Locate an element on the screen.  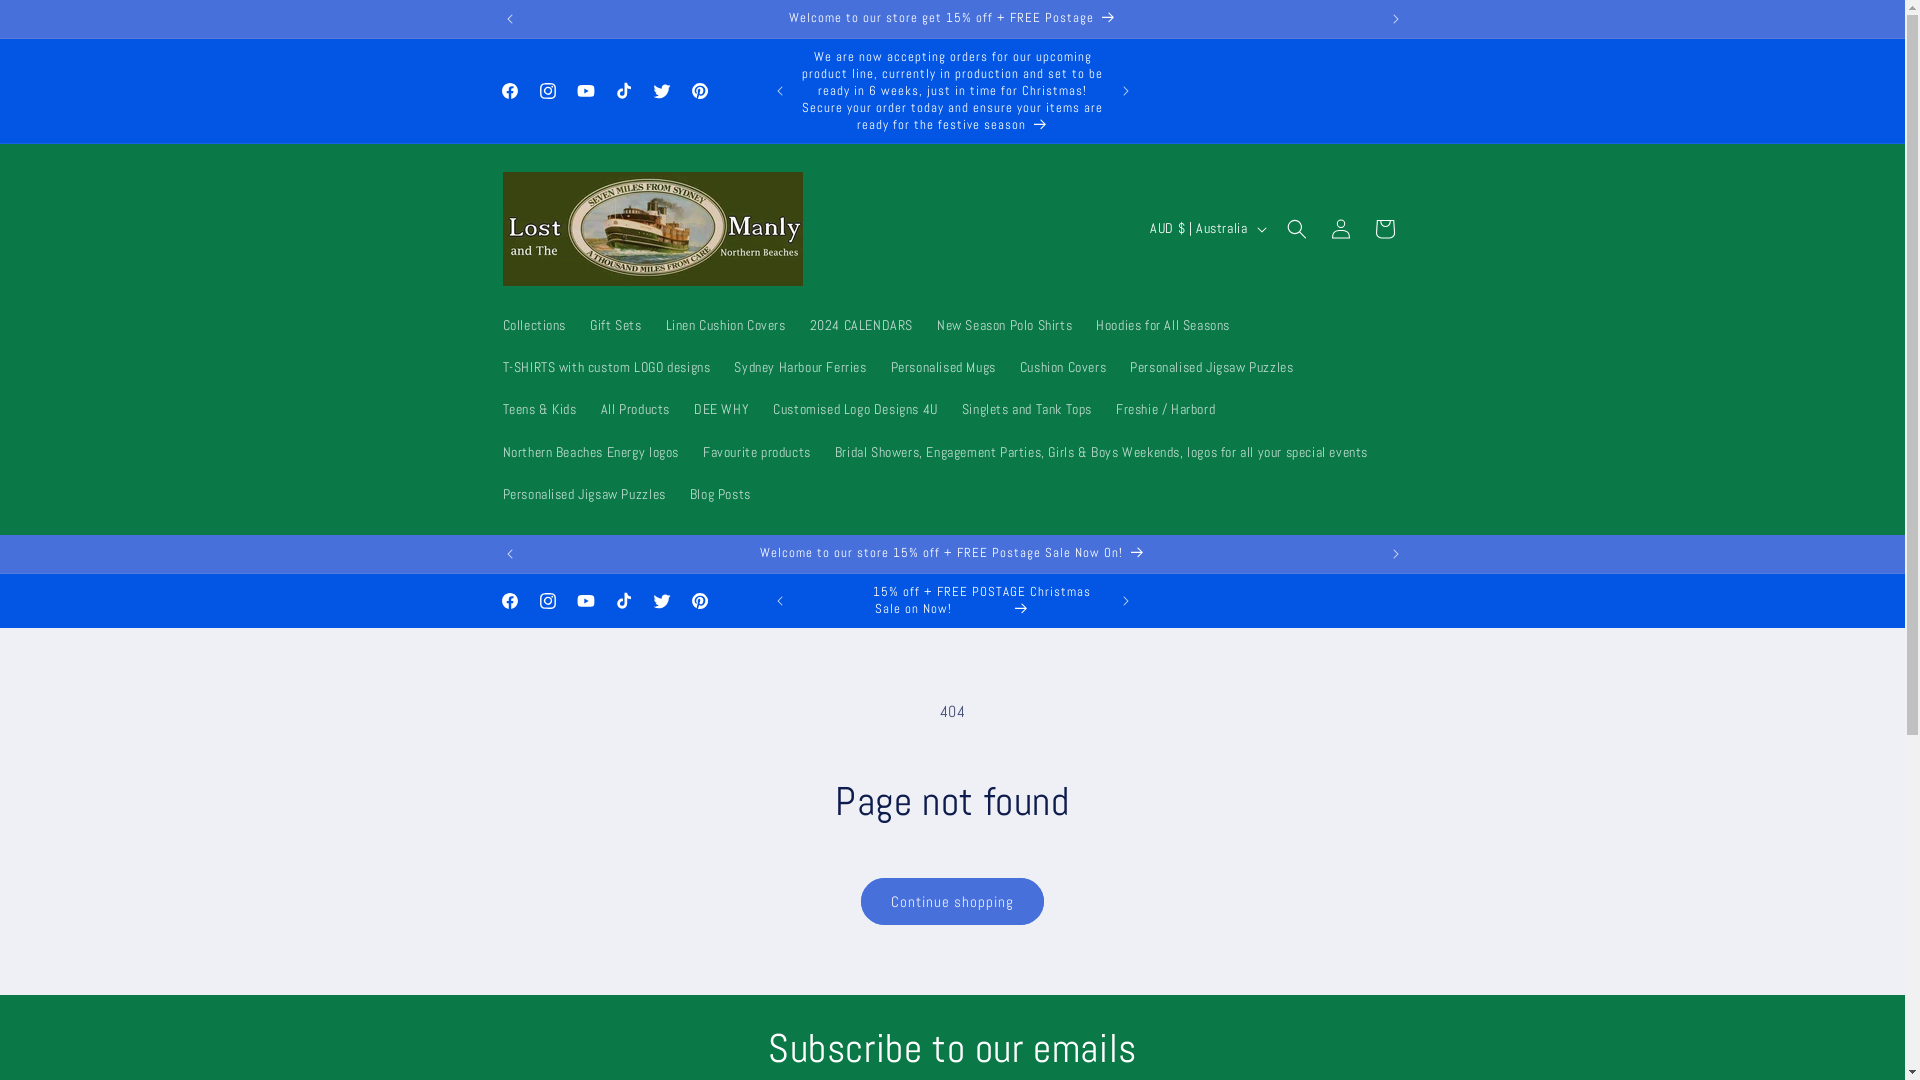
'YouTube' is located at coordinates (584, 91).